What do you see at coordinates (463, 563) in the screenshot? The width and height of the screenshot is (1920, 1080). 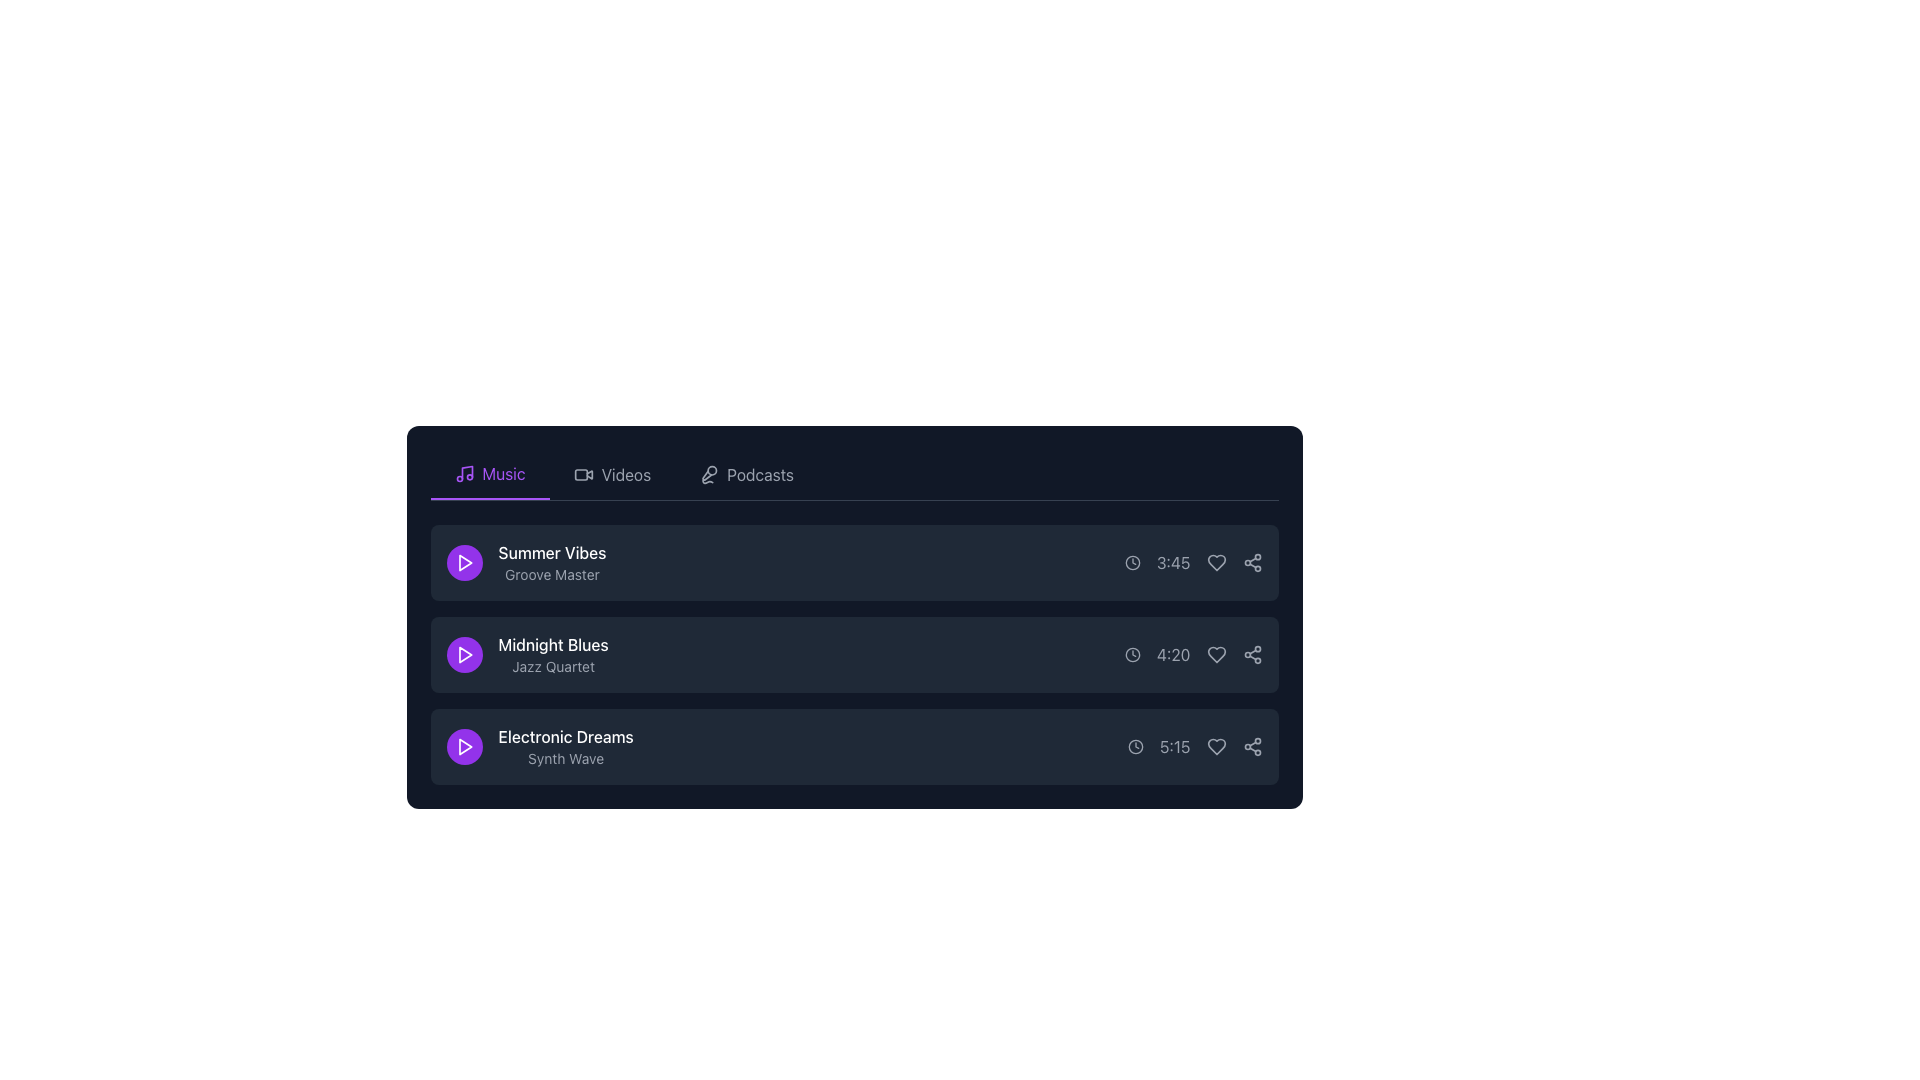 I see `the triangular play icon with a white outline on a purple circular background` at bounding box center [463, 563].